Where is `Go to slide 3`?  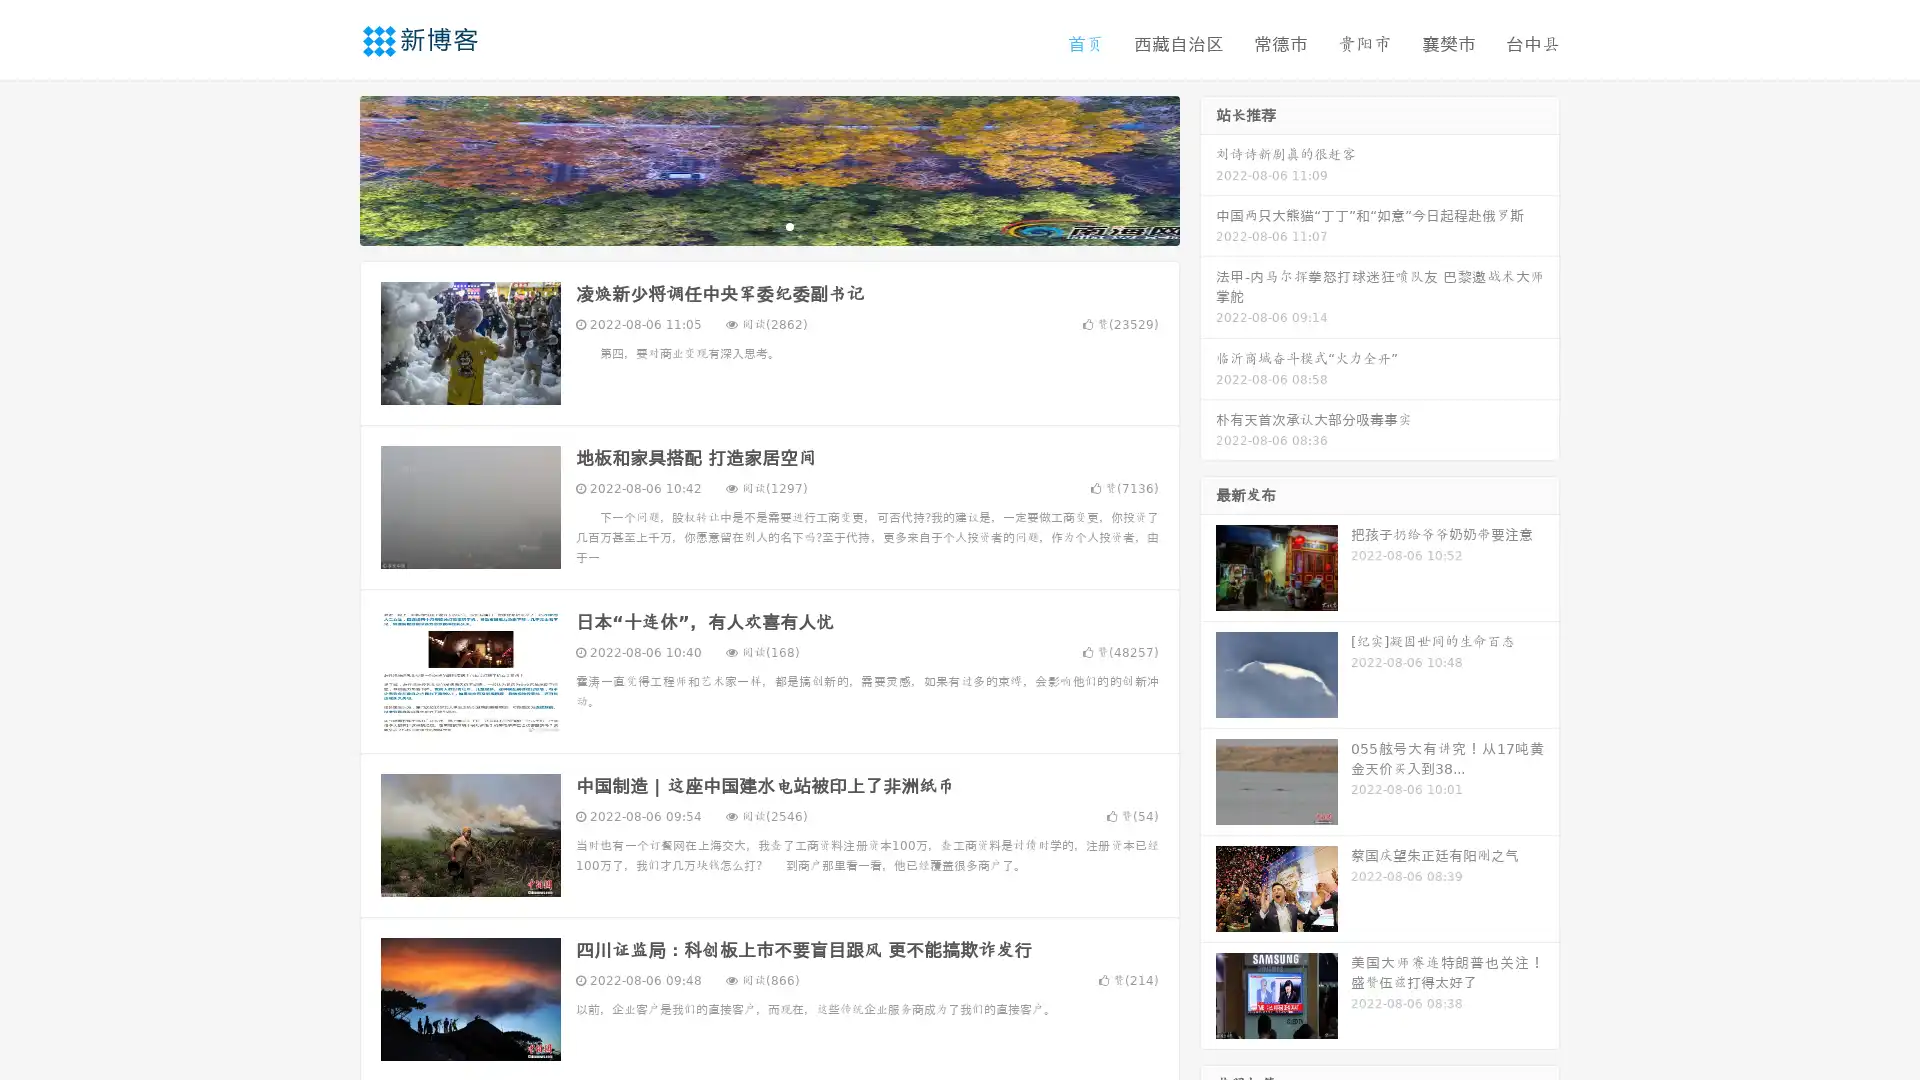 Go to slide 3 is located at coordinates (789, 225).